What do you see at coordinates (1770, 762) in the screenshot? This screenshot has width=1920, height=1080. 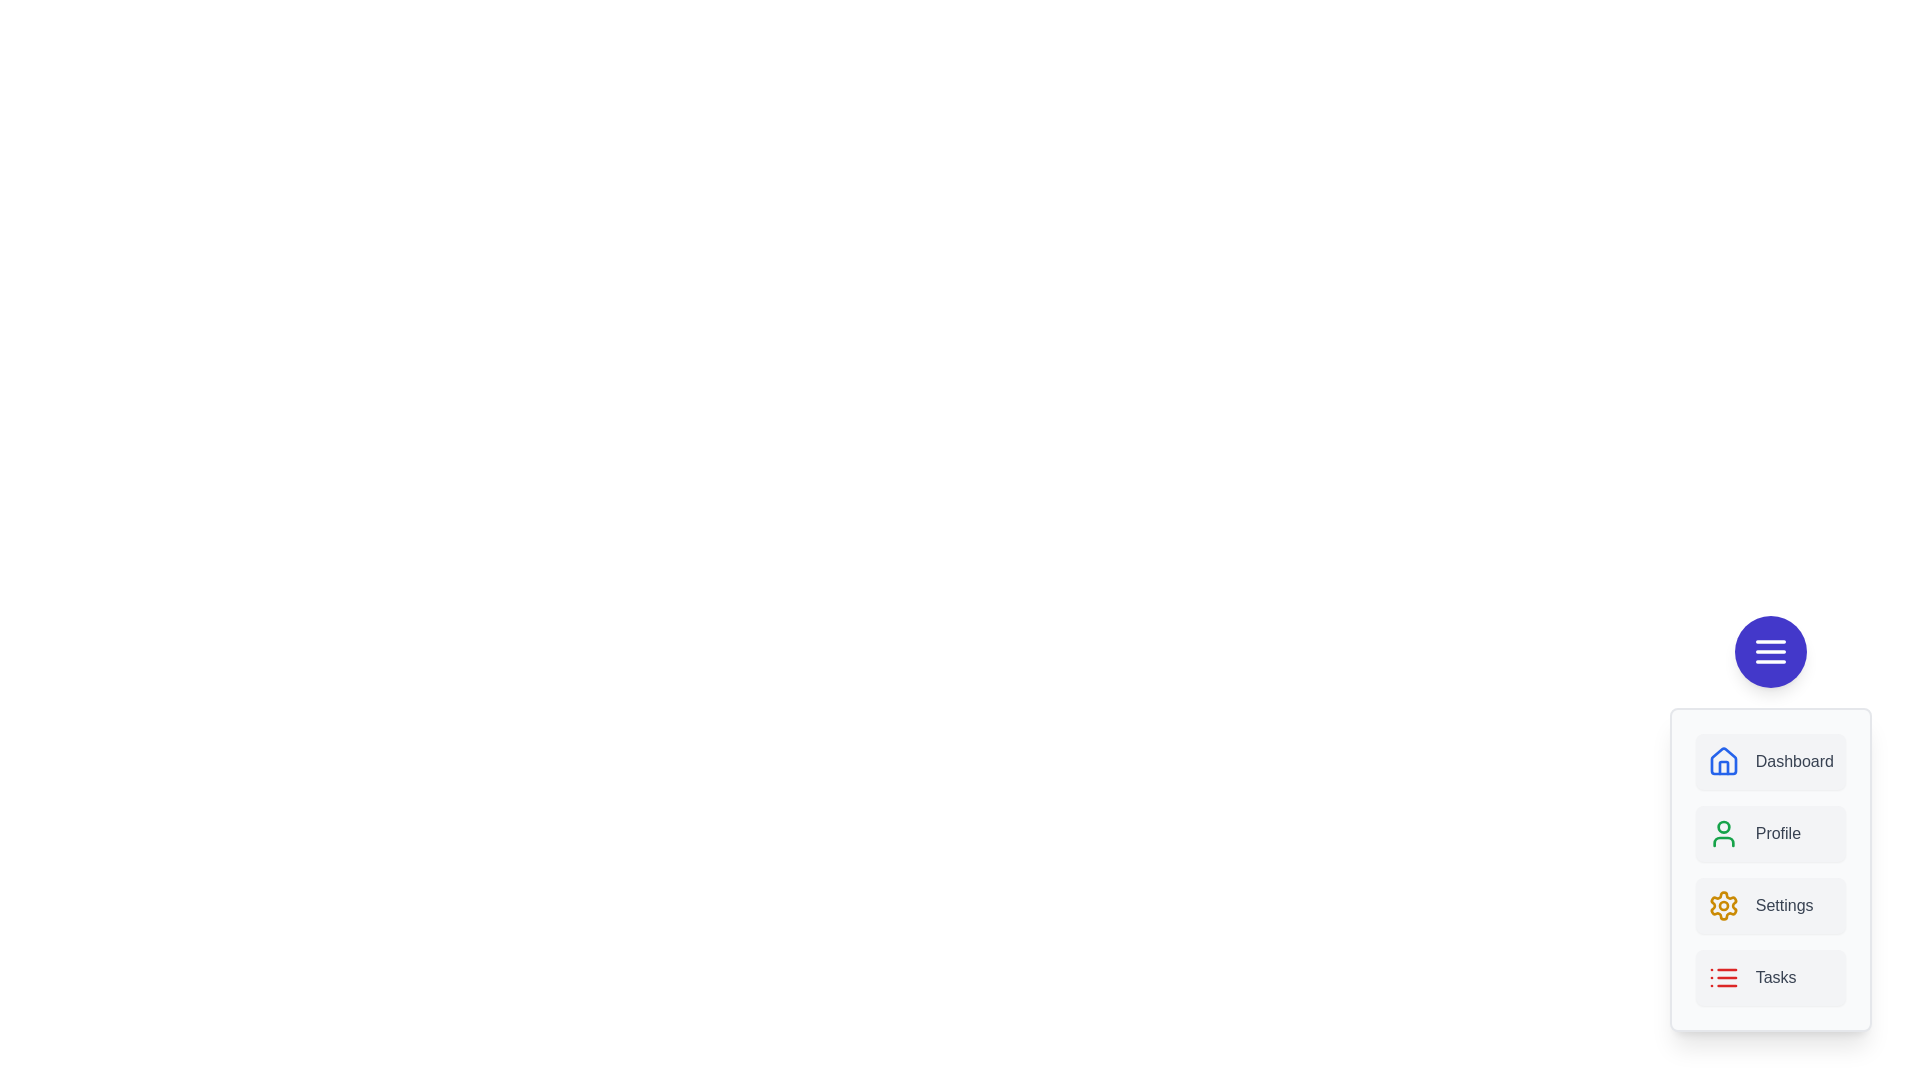 I see `the Dashboard option from the menu` at bounding box center [1770, 762].